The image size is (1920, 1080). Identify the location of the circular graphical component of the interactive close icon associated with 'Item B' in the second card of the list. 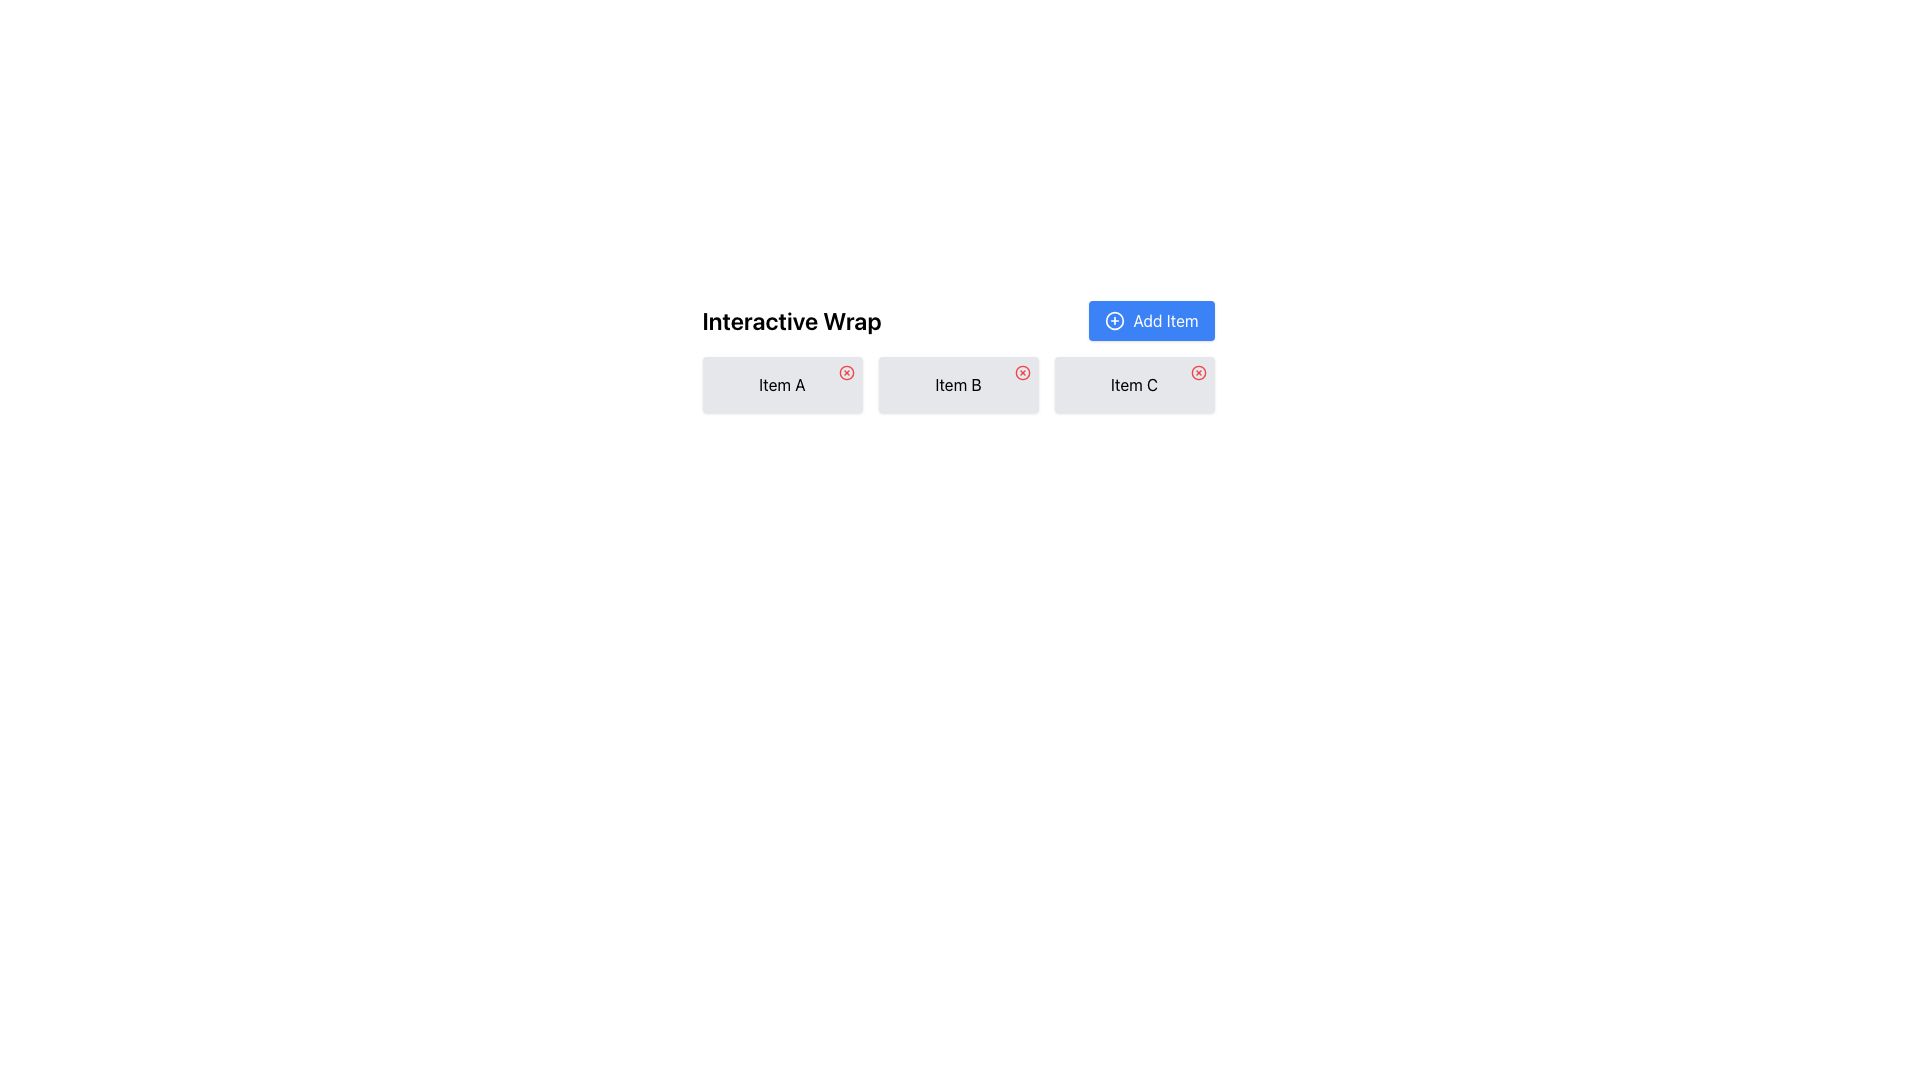
(1022, 373).